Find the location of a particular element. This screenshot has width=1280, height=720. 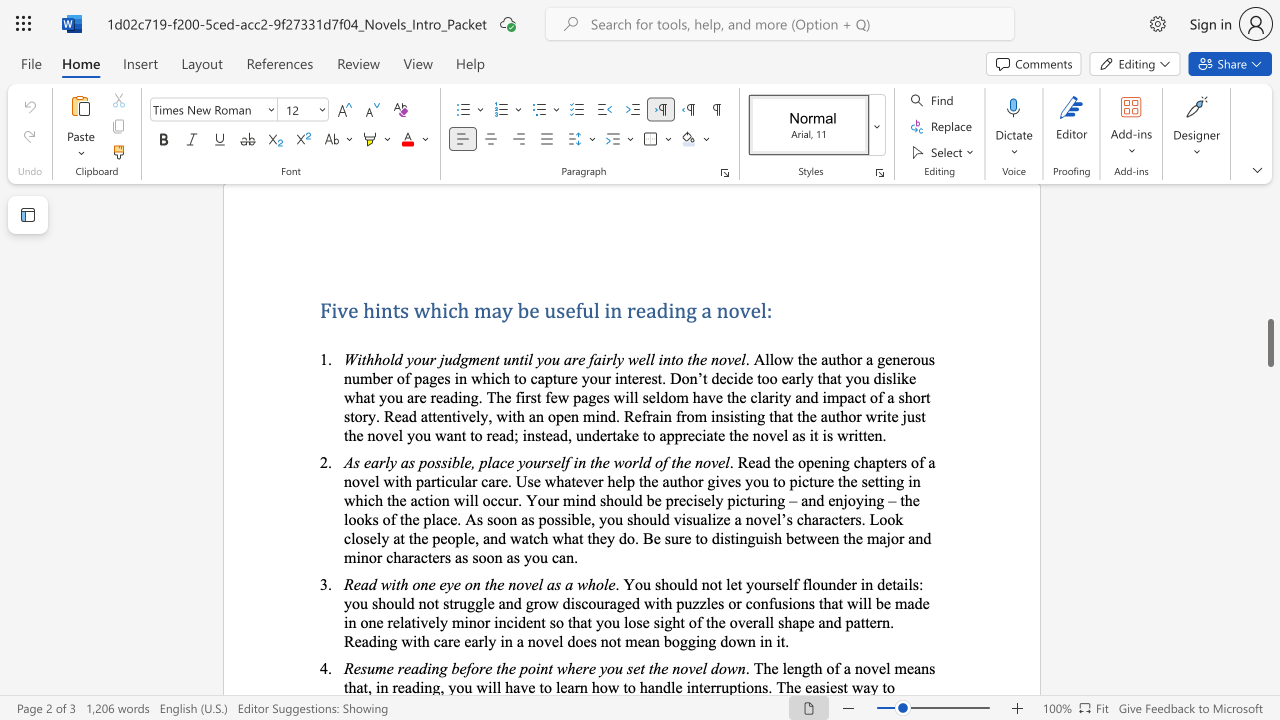

the scrollbar to move the page up is located at coordinates (1269, 210).